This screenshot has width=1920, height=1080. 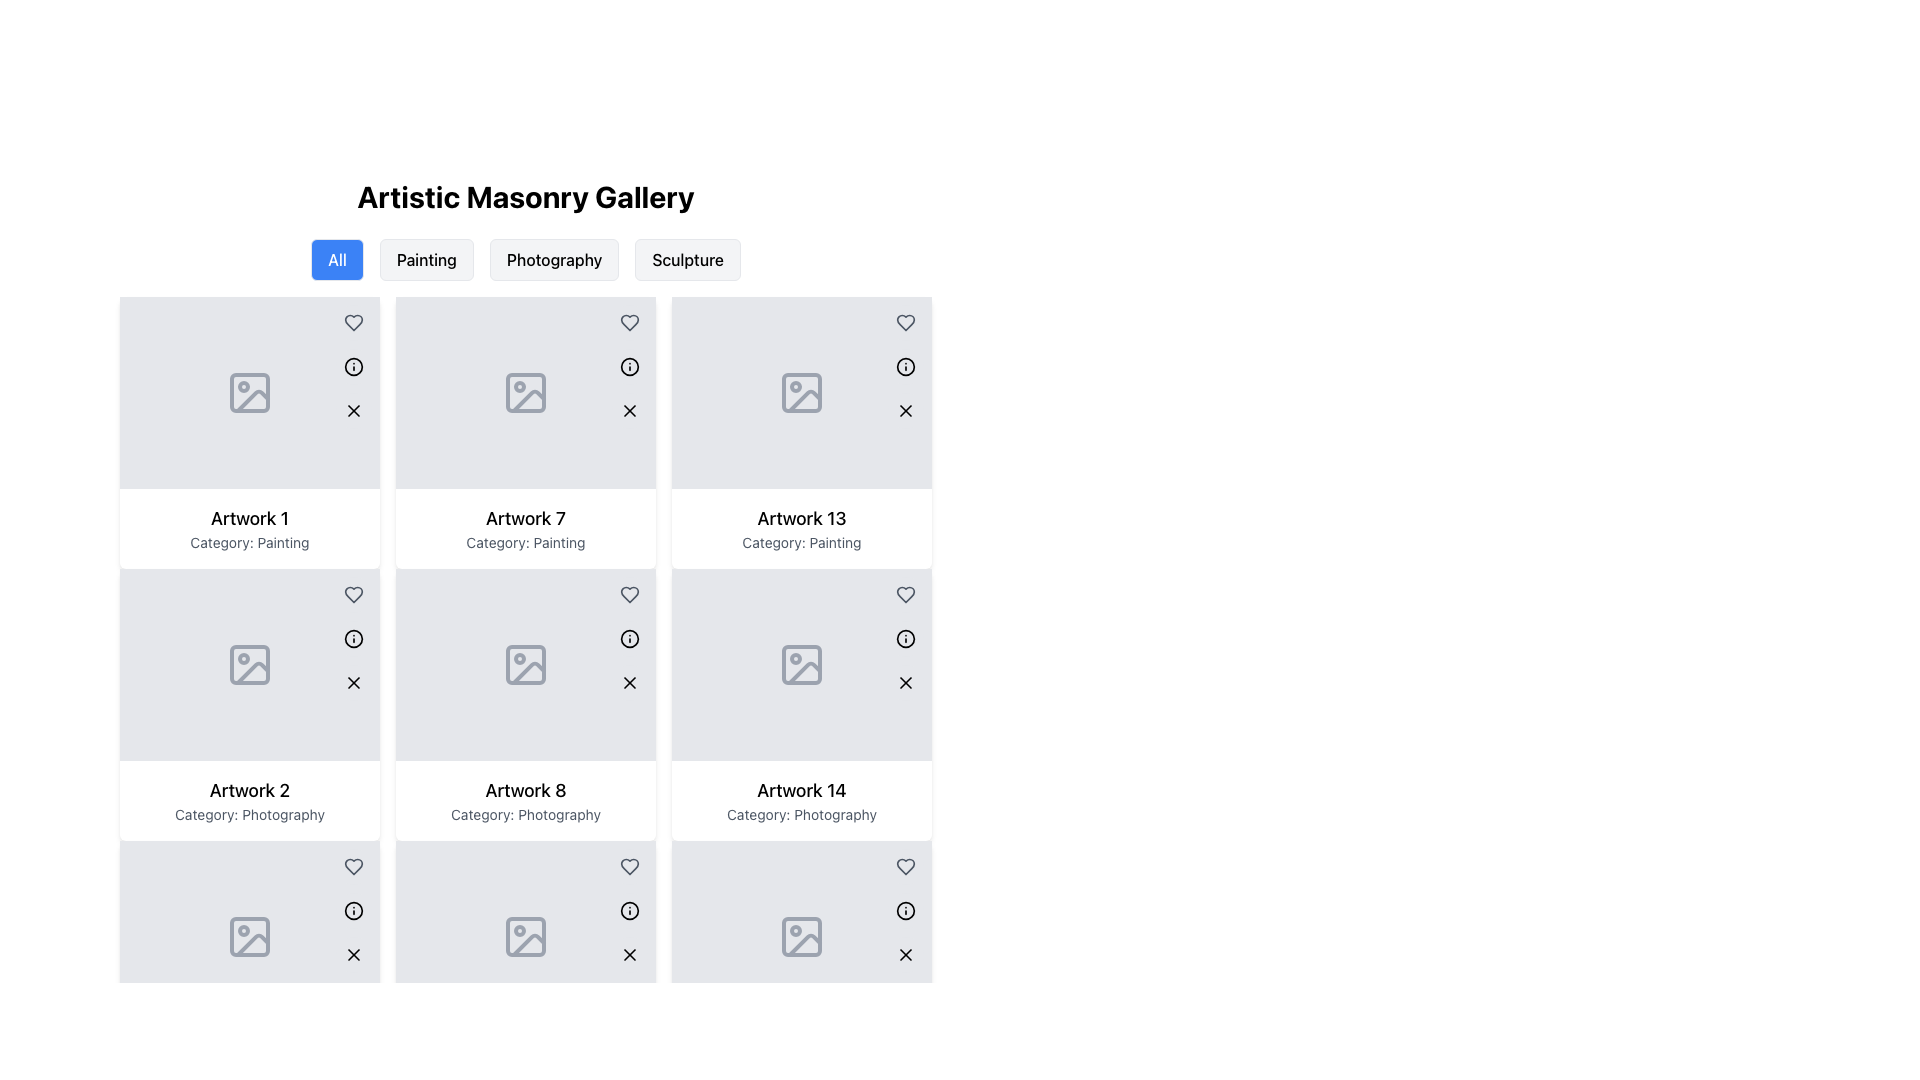 What do you see at coordinates (628, 366) in the screenshot?
I see `the middle circular button with a dot at its center in the upper right corner of the card representing Artwork 7` at bounding box center [628, 366].